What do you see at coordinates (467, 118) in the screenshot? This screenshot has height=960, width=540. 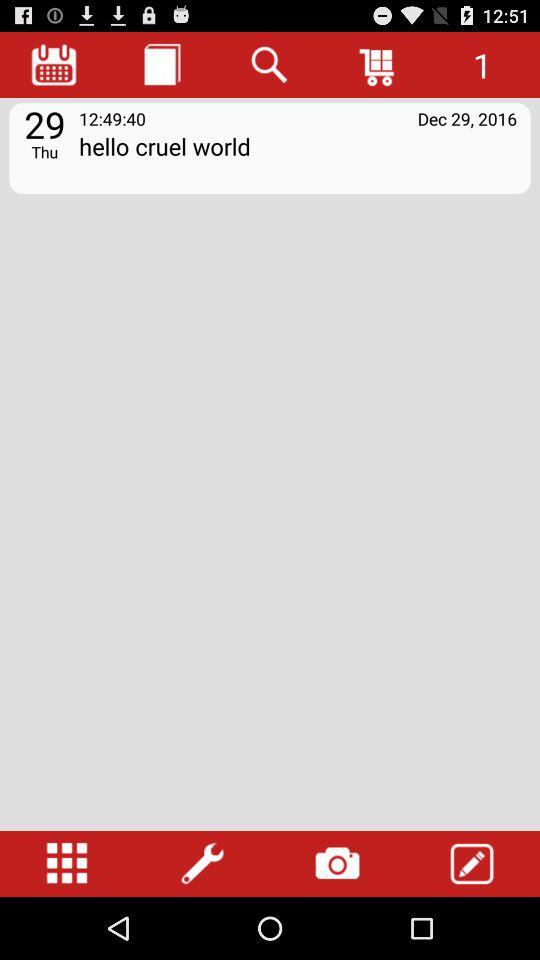 I see `dec 29, 2016 icon` at bounding box center [467, 118].